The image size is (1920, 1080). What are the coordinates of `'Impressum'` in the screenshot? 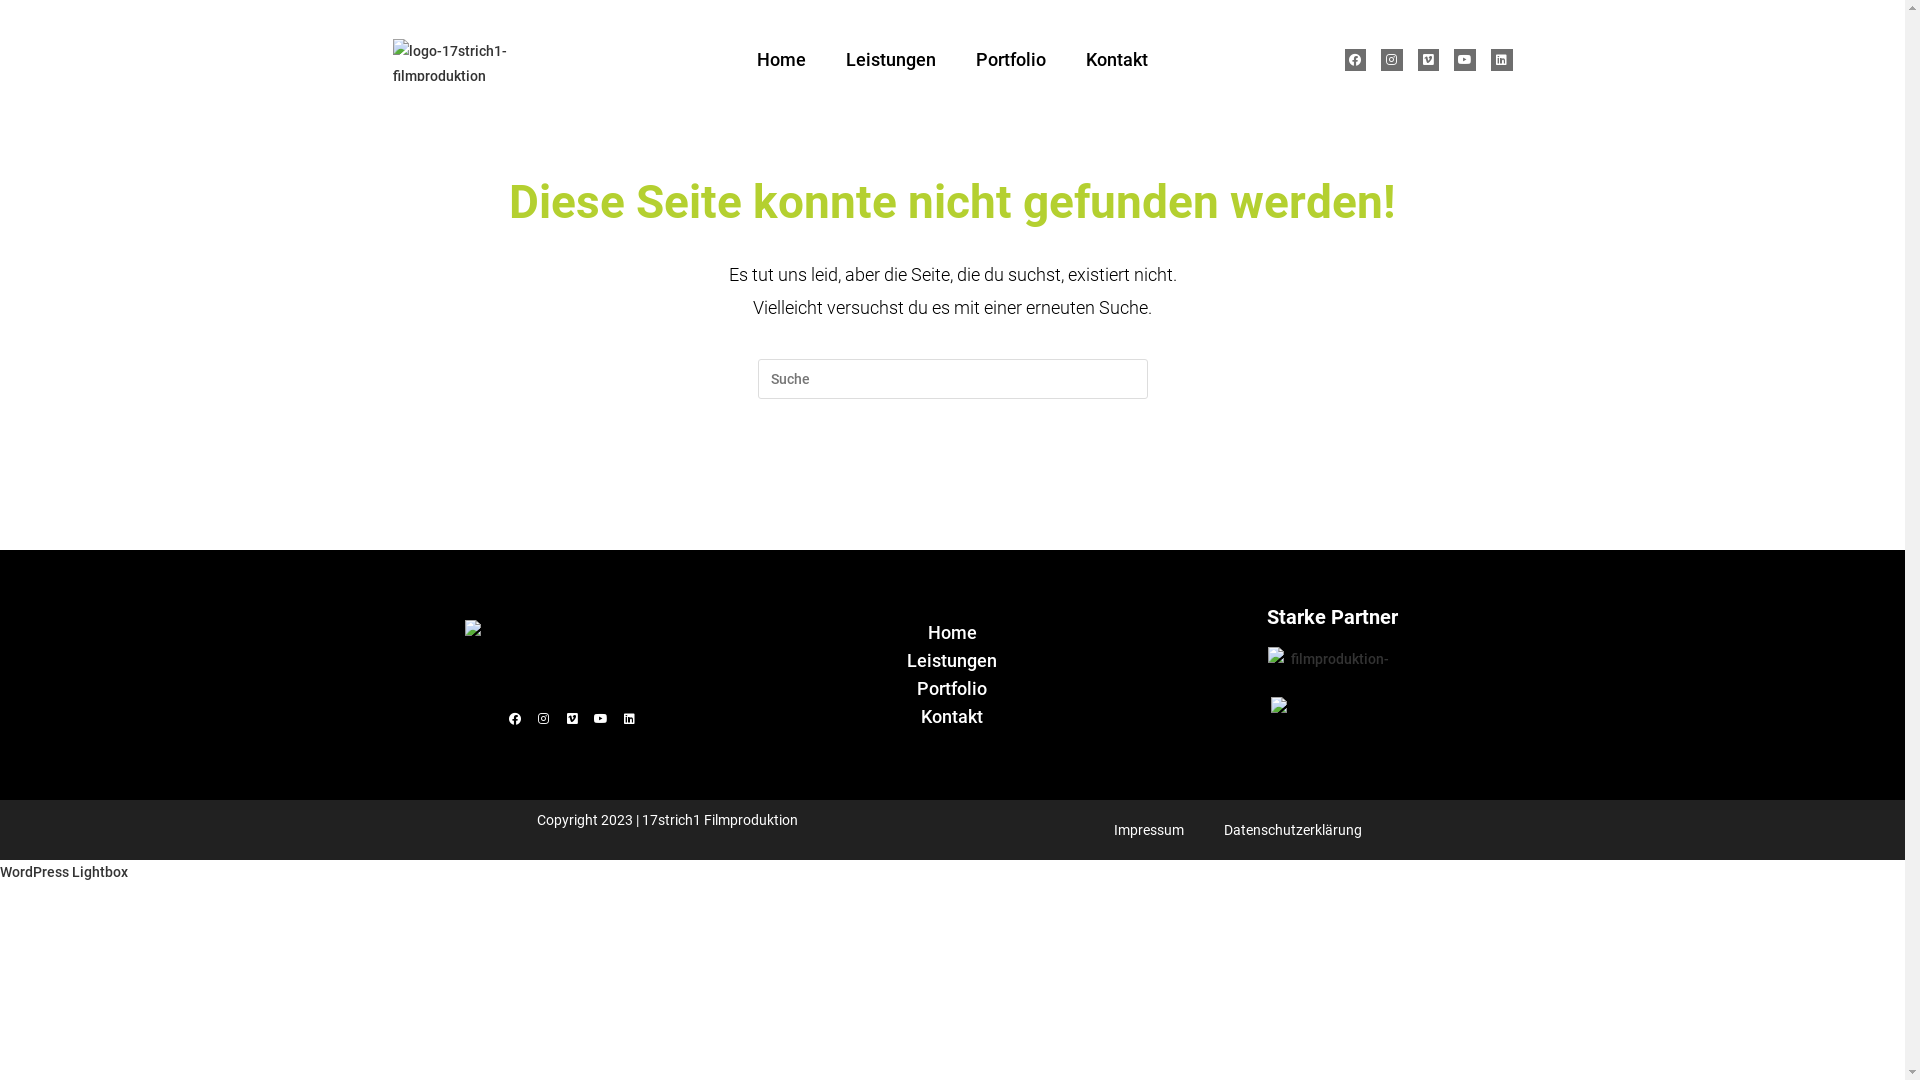 It's located at (1148, 829).